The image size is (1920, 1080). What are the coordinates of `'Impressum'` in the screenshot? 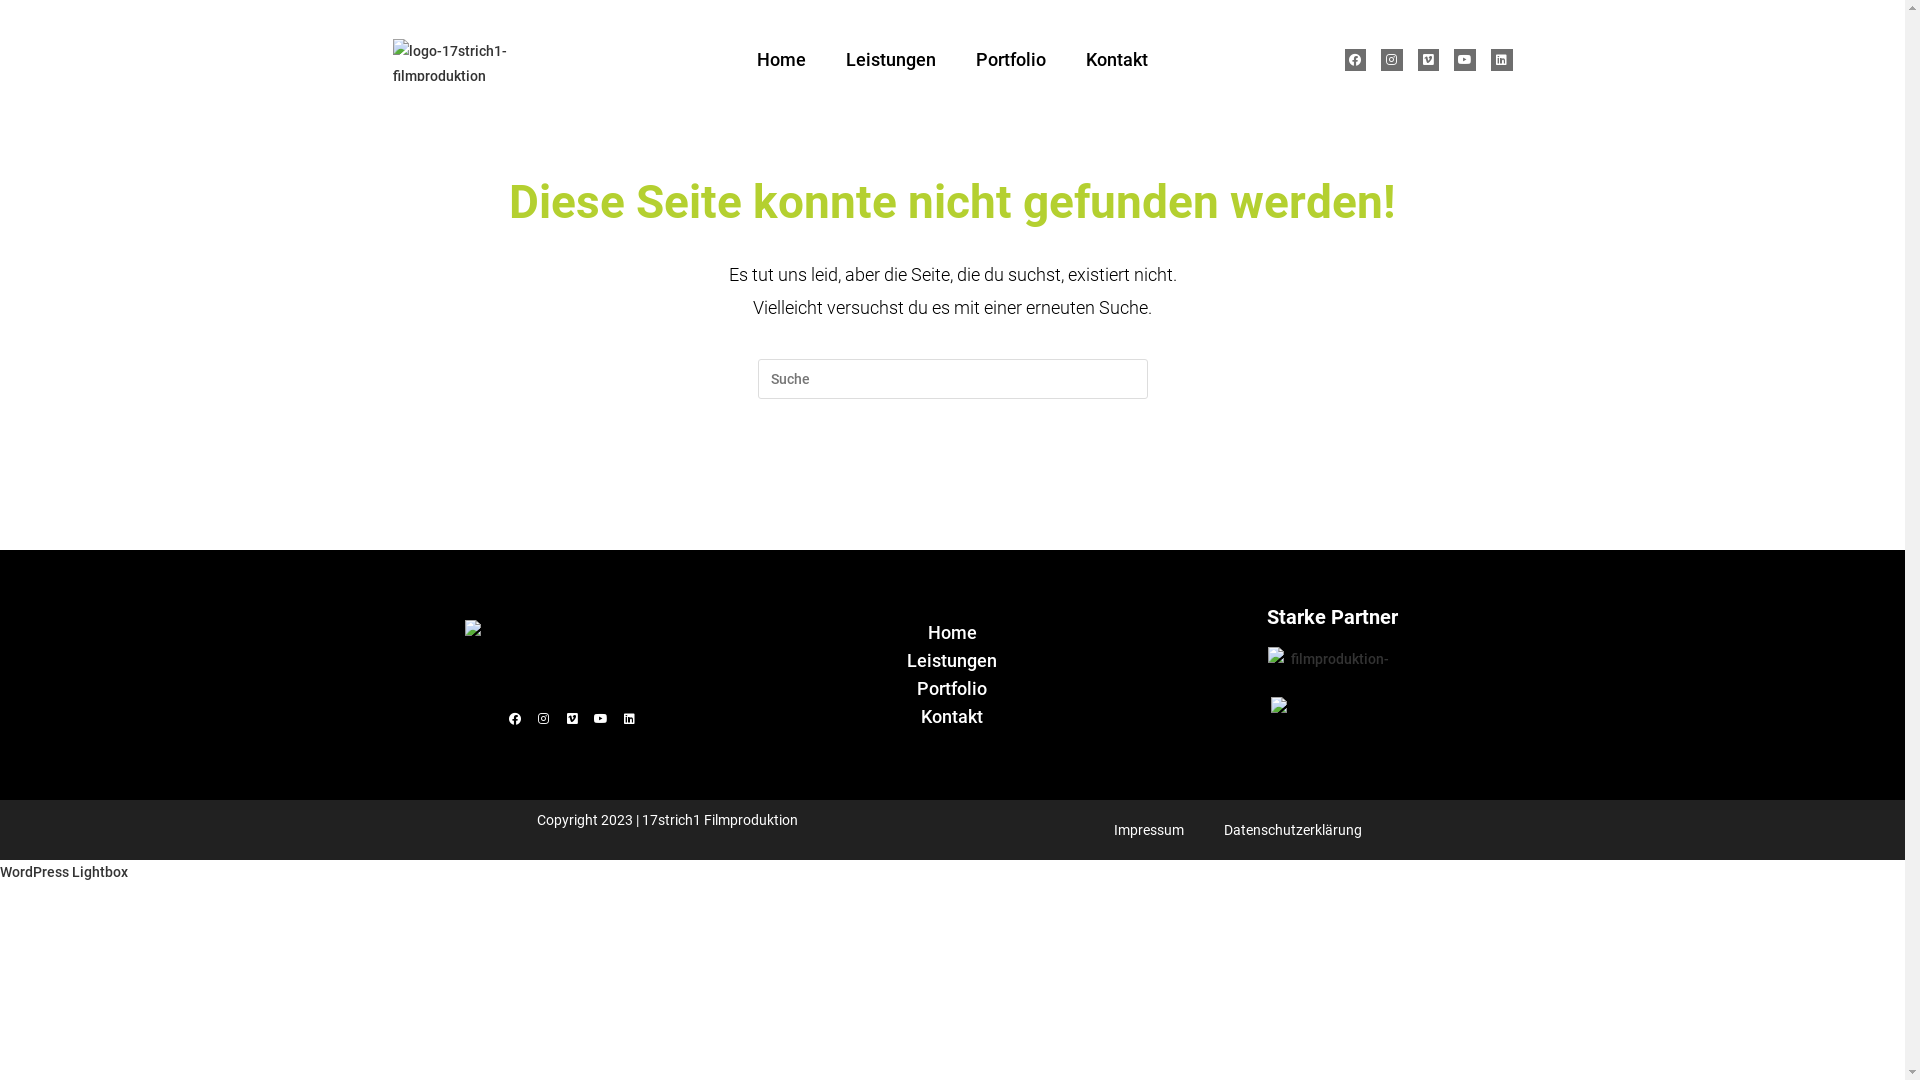 It's located at (1148, 829).